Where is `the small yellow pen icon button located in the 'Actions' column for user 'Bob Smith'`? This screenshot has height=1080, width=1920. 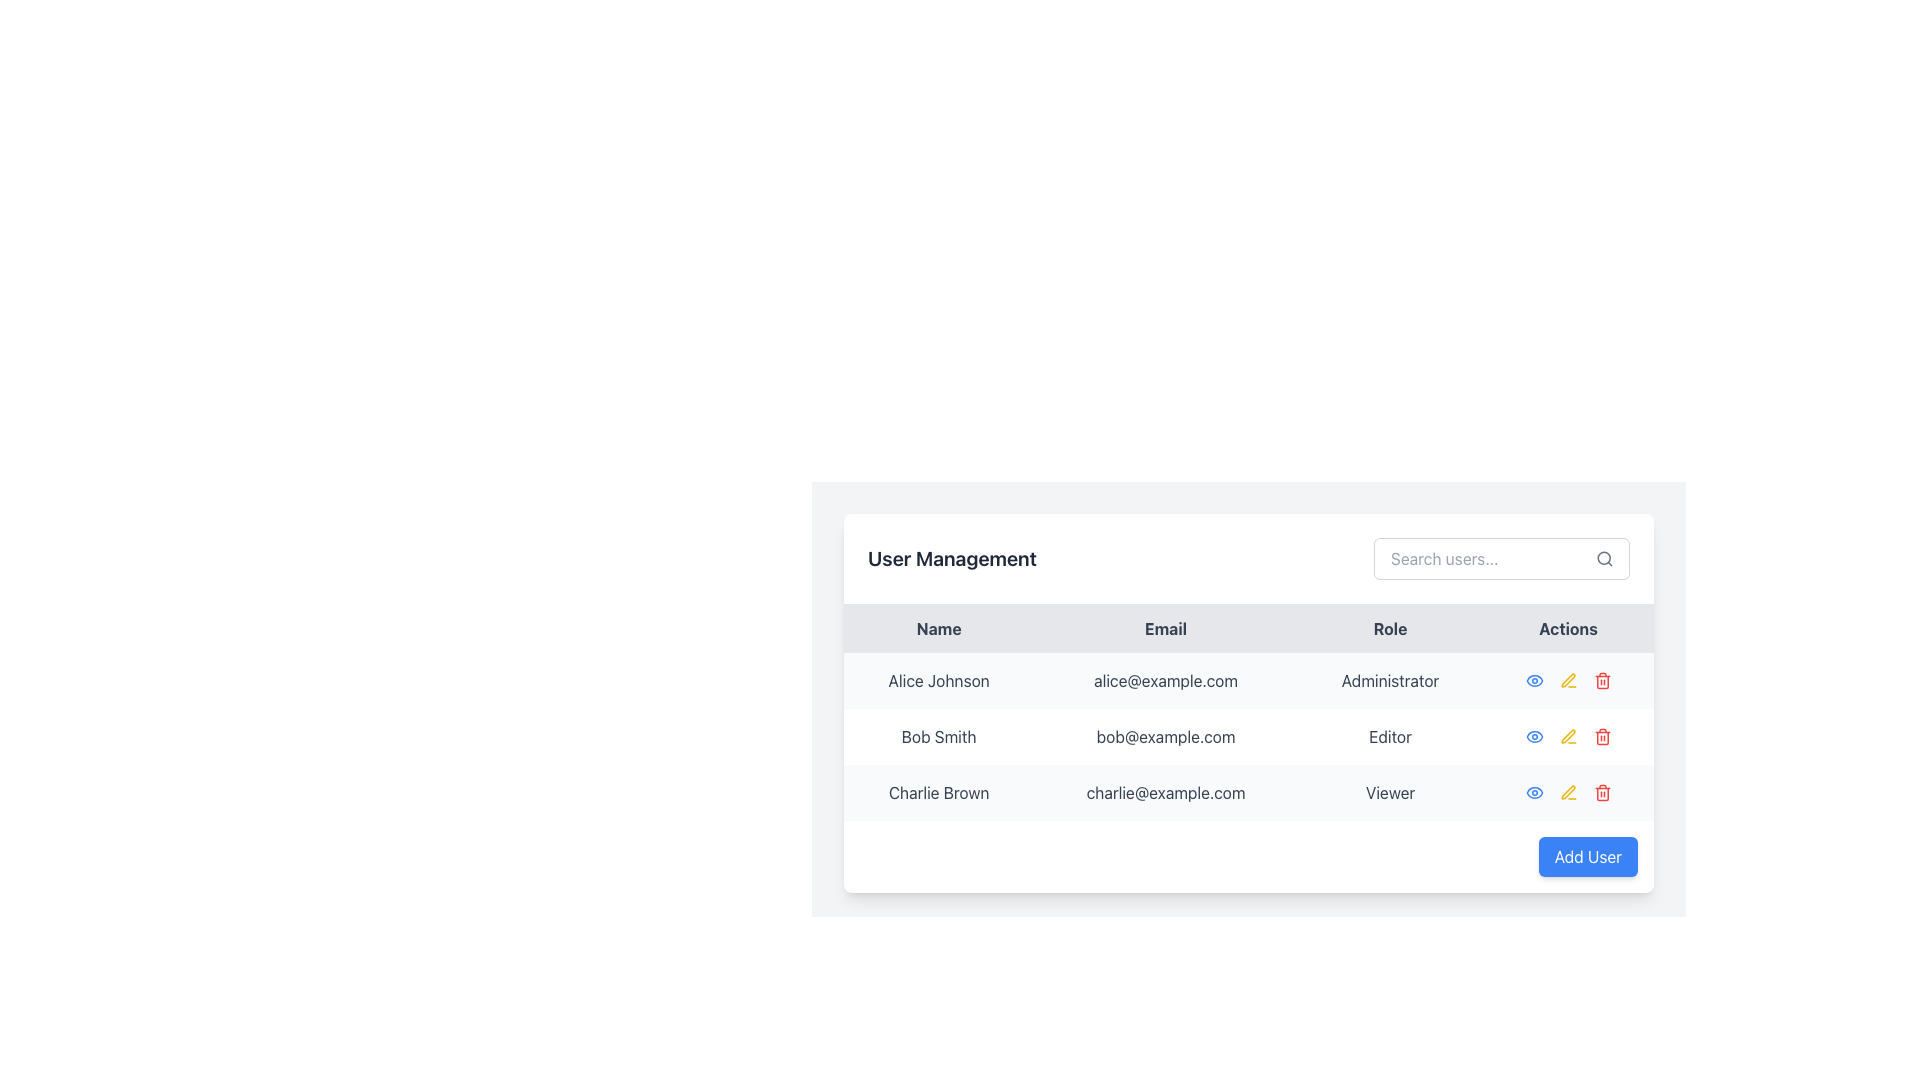 the small yellow pen icon button located in the 'Actions' column for user 'Bob Smith' is located at coordinates (1567, 736).